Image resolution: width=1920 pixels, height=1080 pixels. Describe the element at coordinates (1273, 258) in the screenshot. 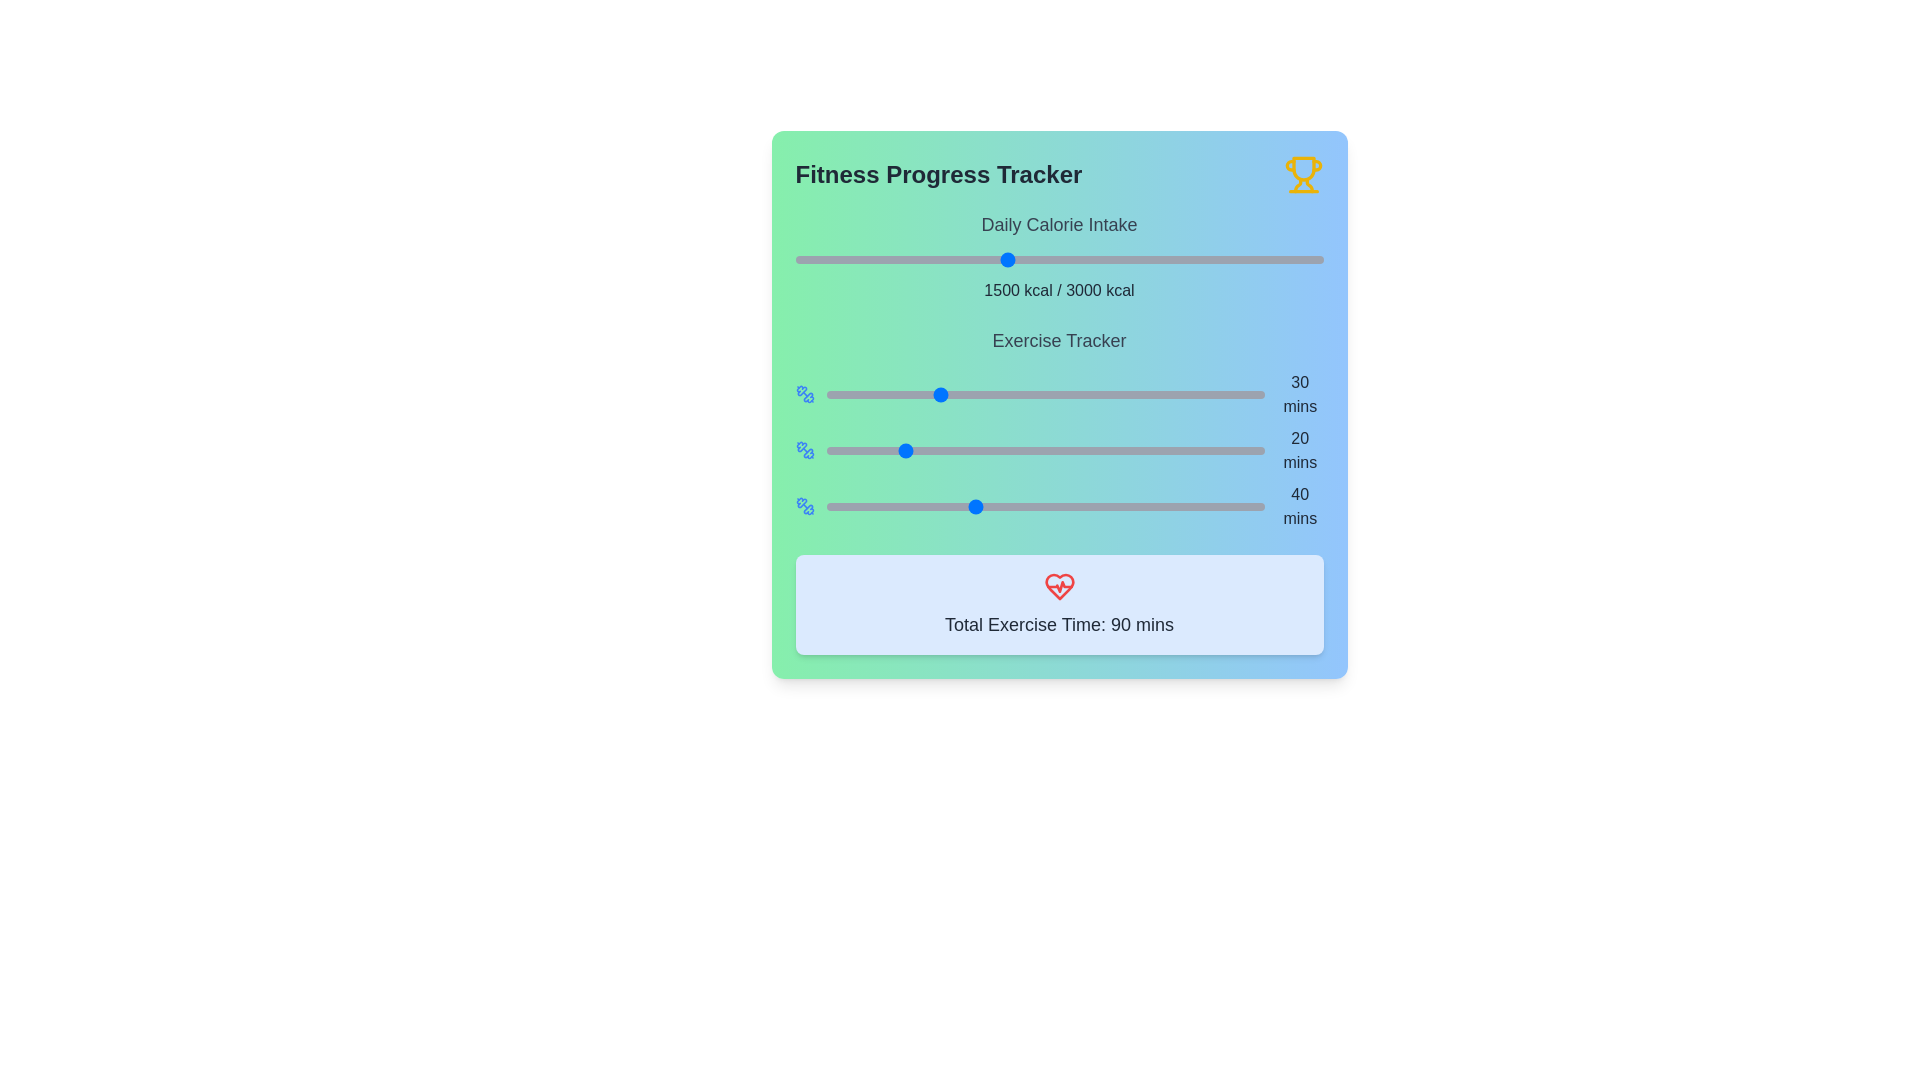

I see `daily calorie intake` at that location.